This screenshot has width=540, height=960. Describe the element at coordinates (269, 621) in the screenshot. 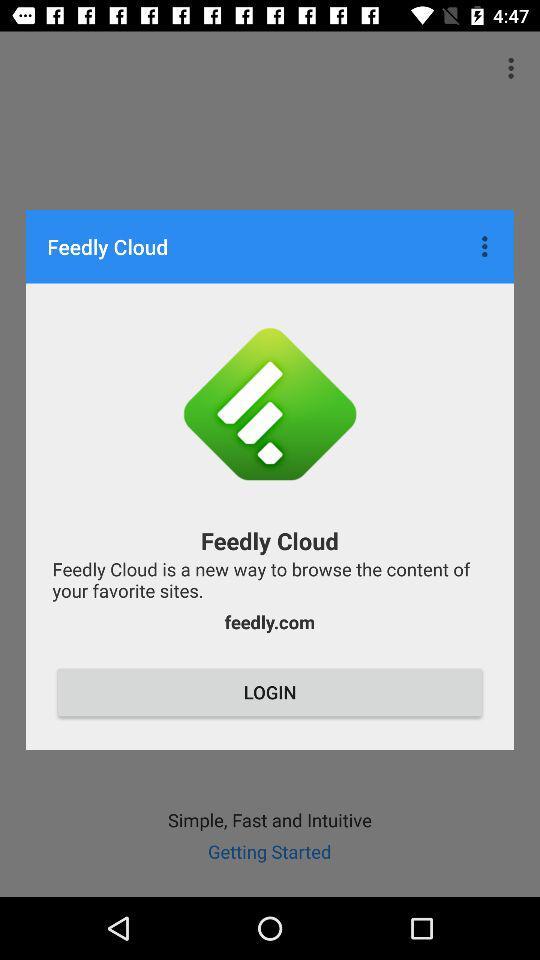

I see `feedly.com icon` at that location.